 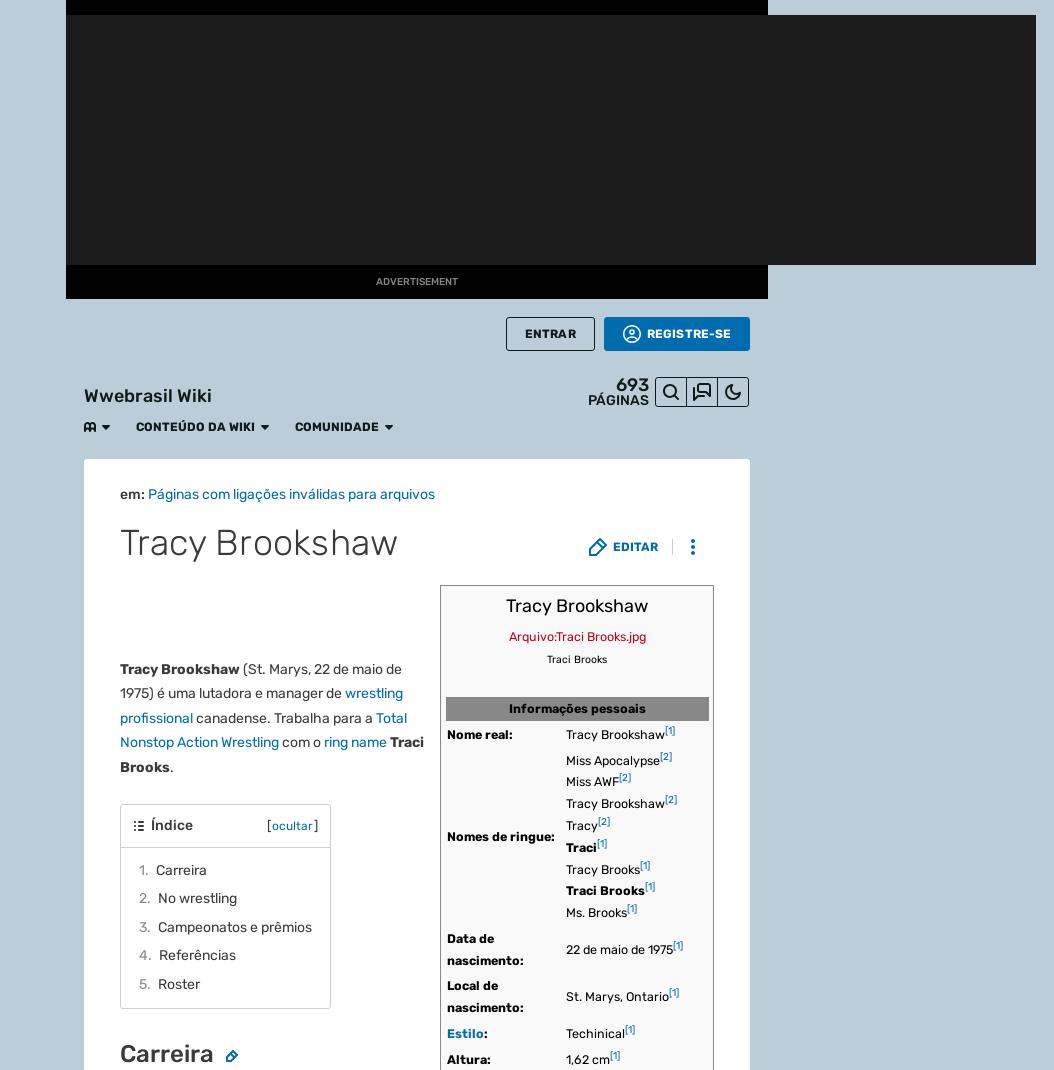 What do you see at coordinates (270, 14) in the screenshot?
I see `'Awesome Kong'` at bounding box center [270, 14].